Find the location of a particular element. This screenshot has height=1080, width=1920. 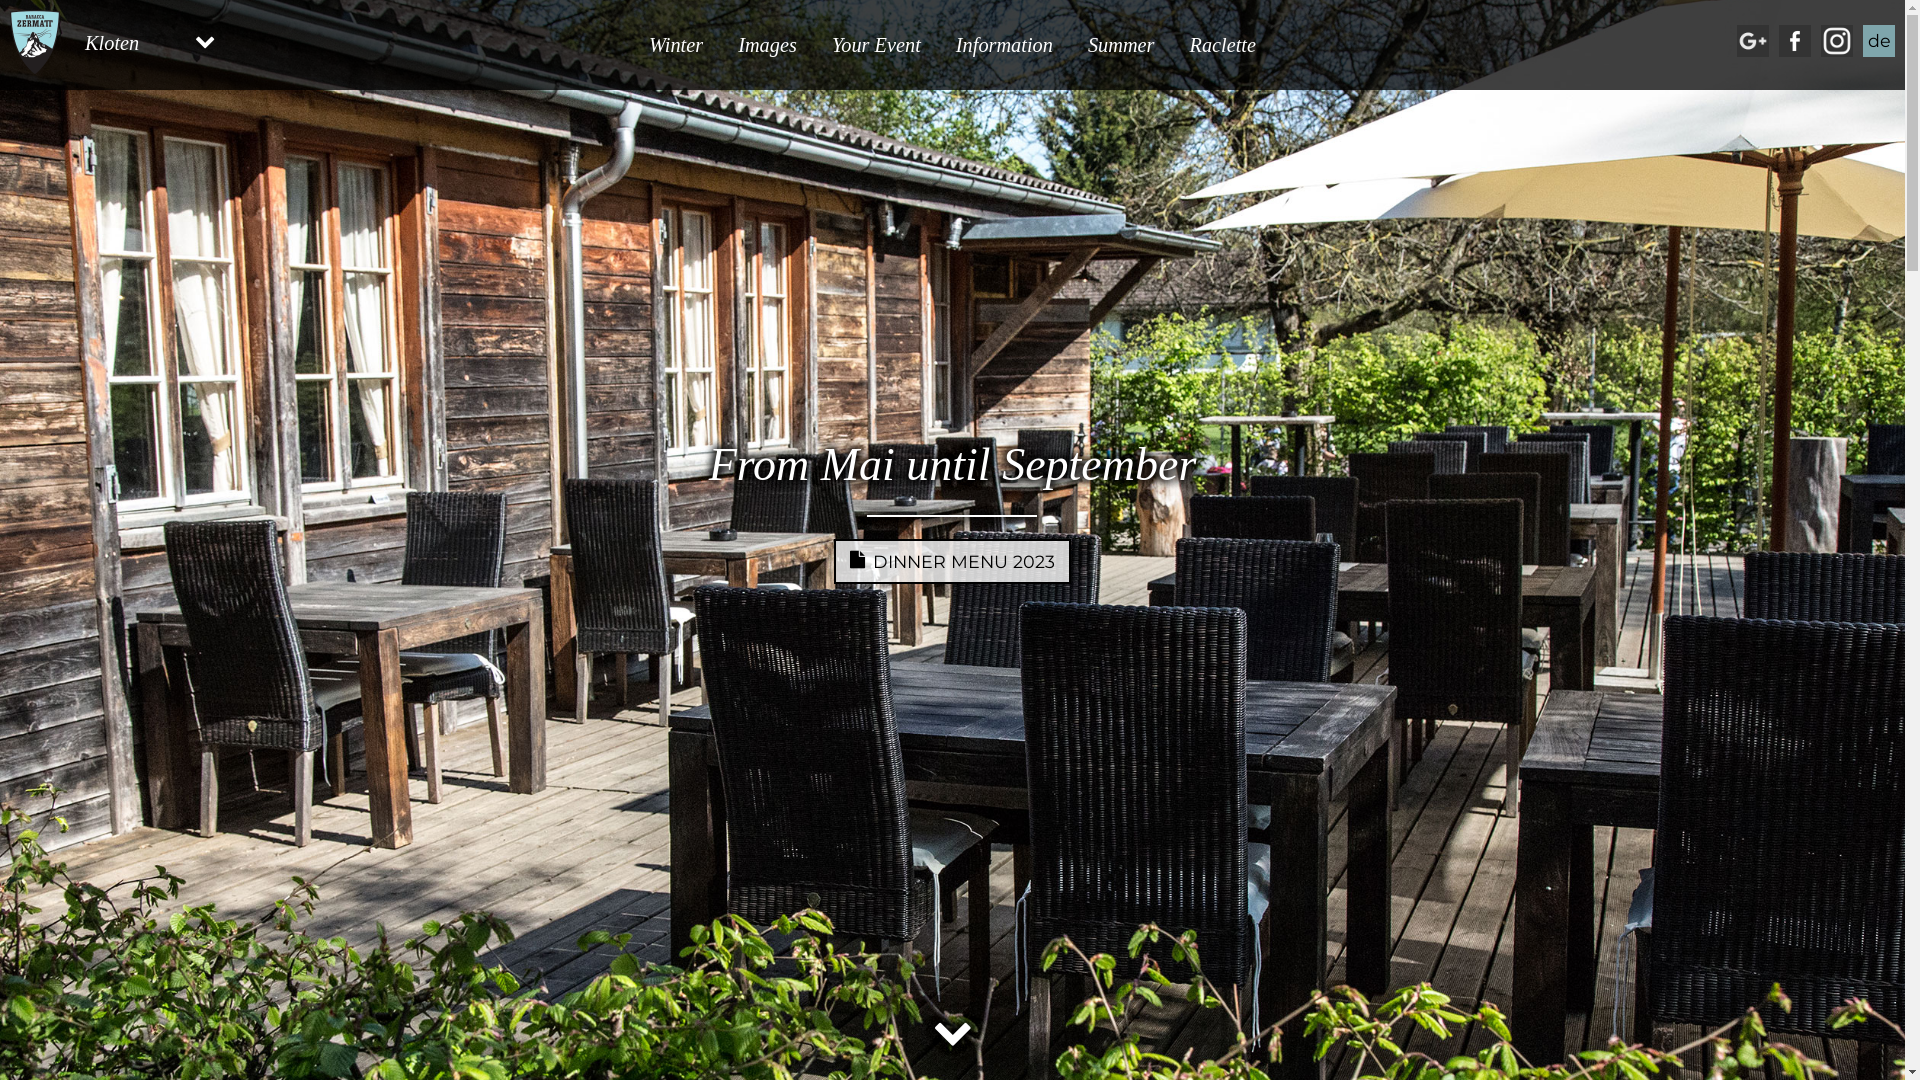

'DINNER MENU 2023' is located at coordinates (950, 561).